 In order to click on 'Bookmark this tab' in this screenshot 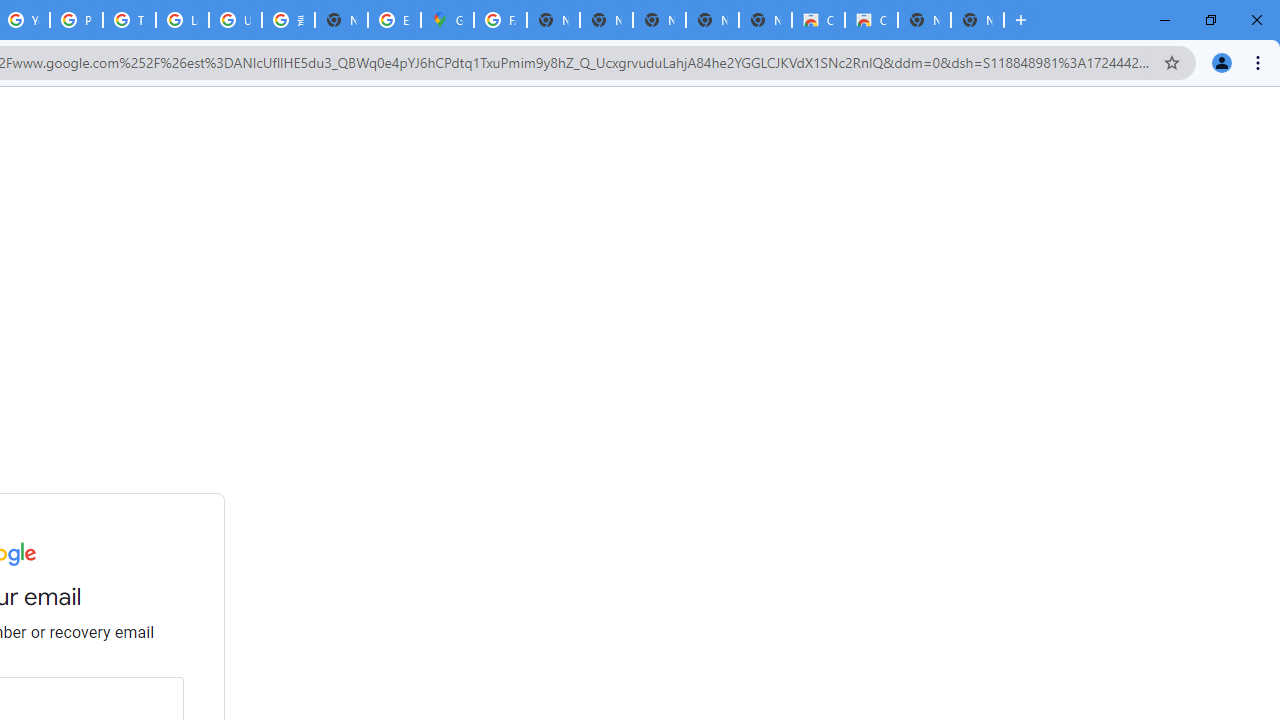, I will do `click(1171, 61)`.